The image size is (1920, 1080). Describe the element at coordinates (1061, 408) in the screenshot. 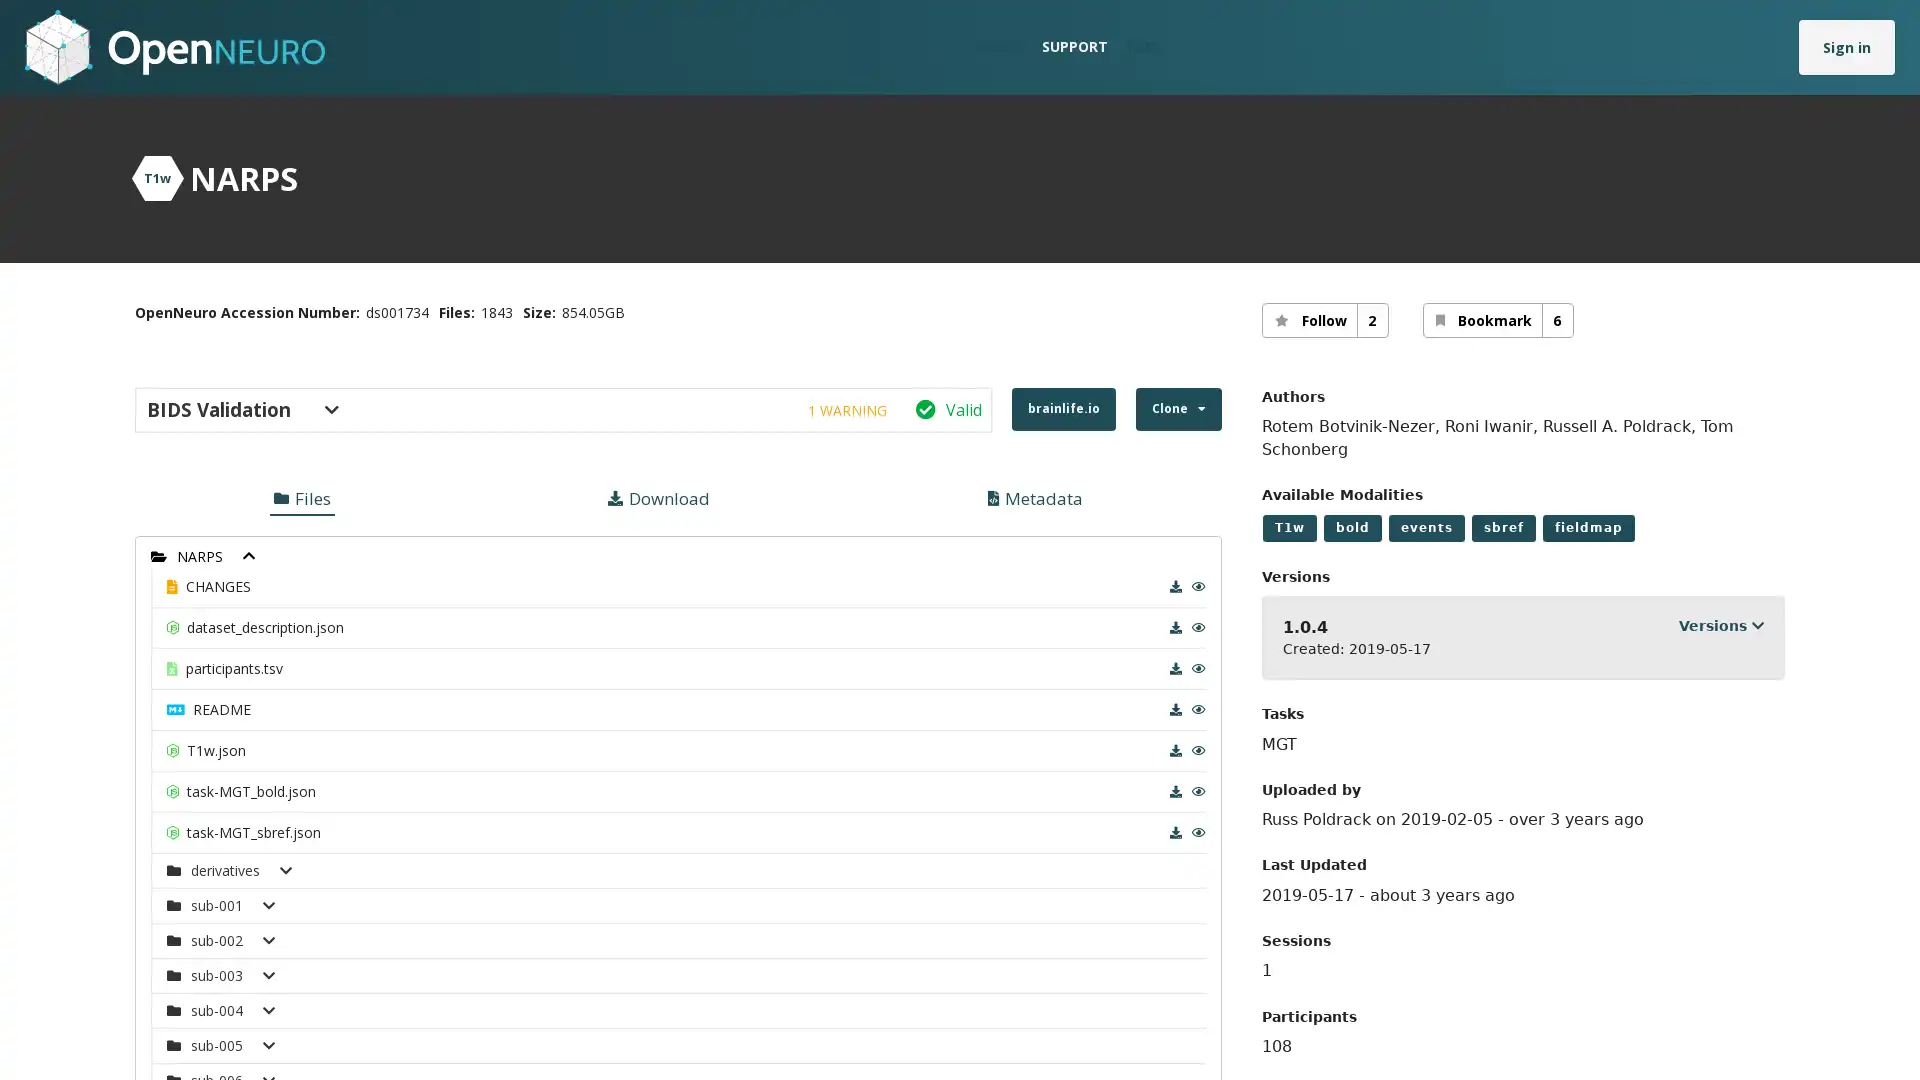

I see `brainlife.io` at that location.